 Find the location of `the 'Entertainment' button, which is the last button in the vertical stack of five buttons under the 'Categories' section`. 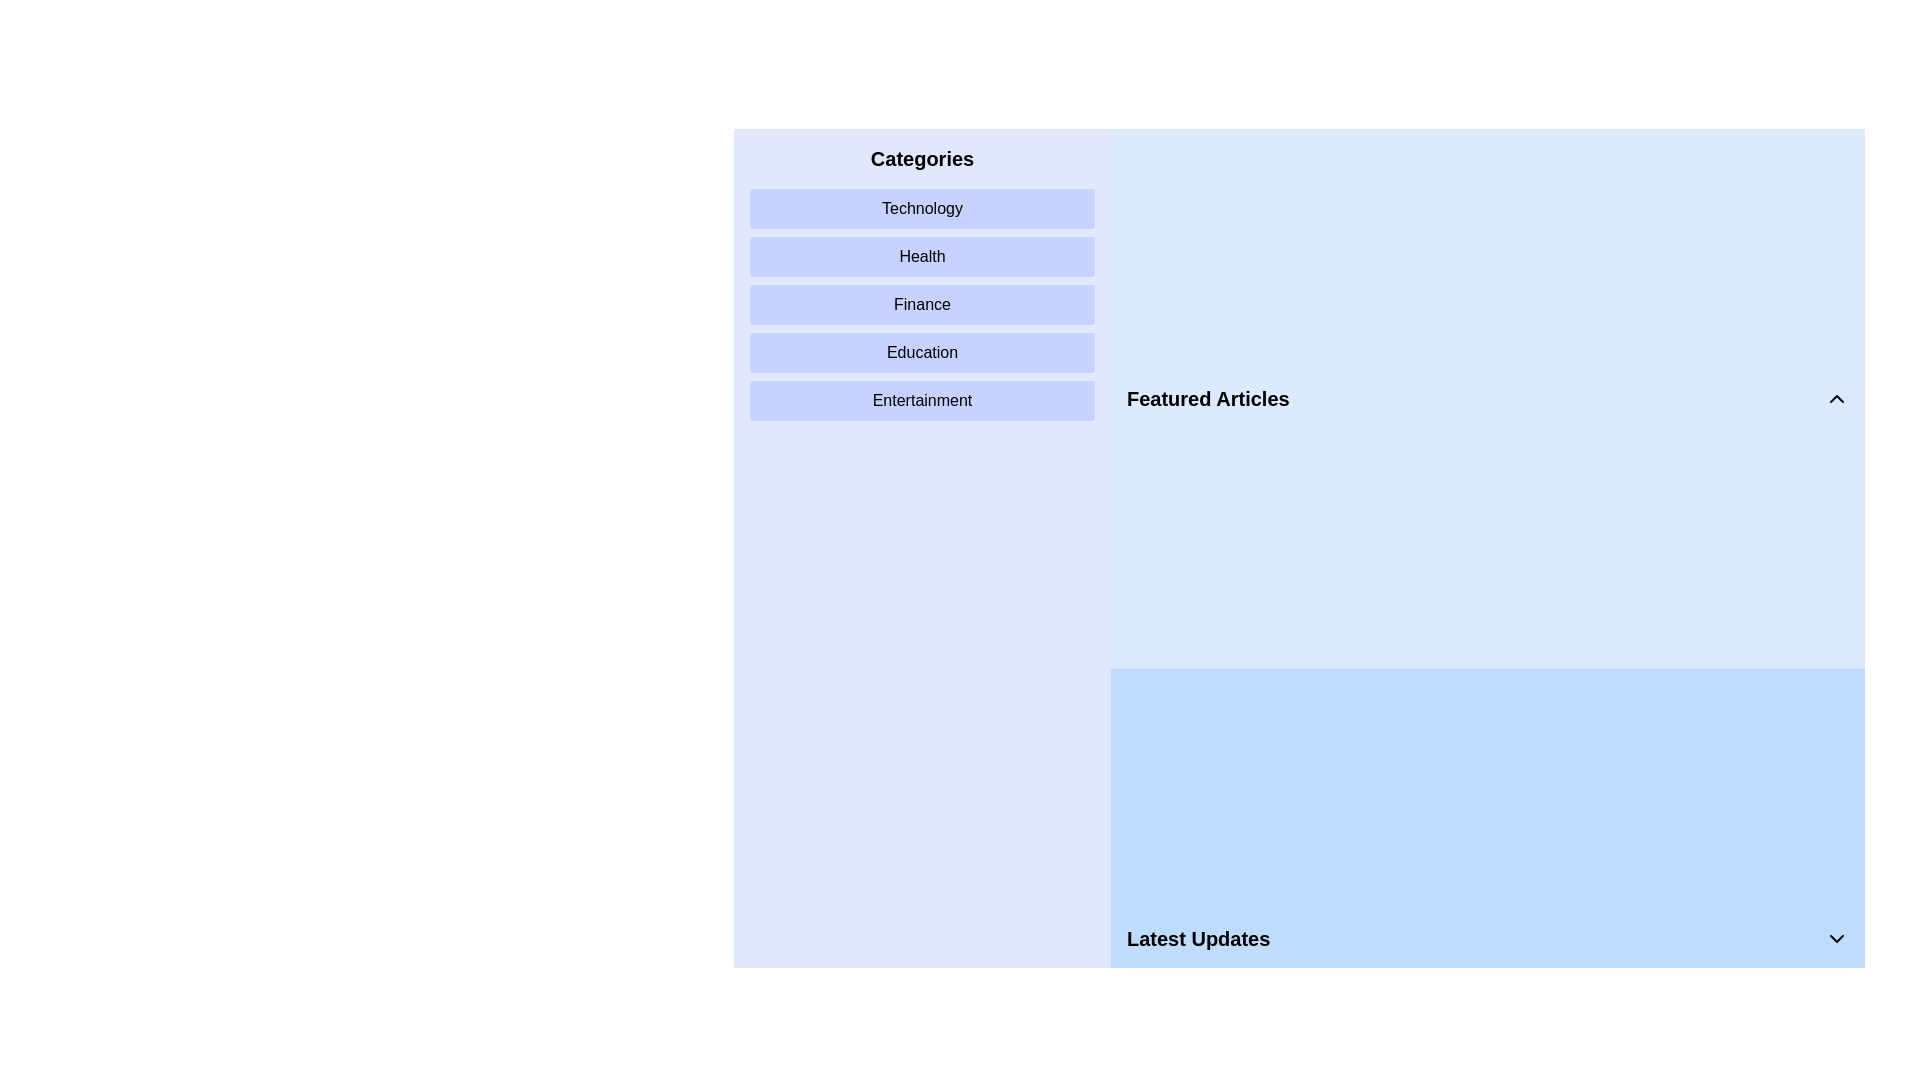

the 'Entertainment' button, which is the last button in the vertical stack of five buttons under the 'Categories' section is located at coordinates (921, 401).